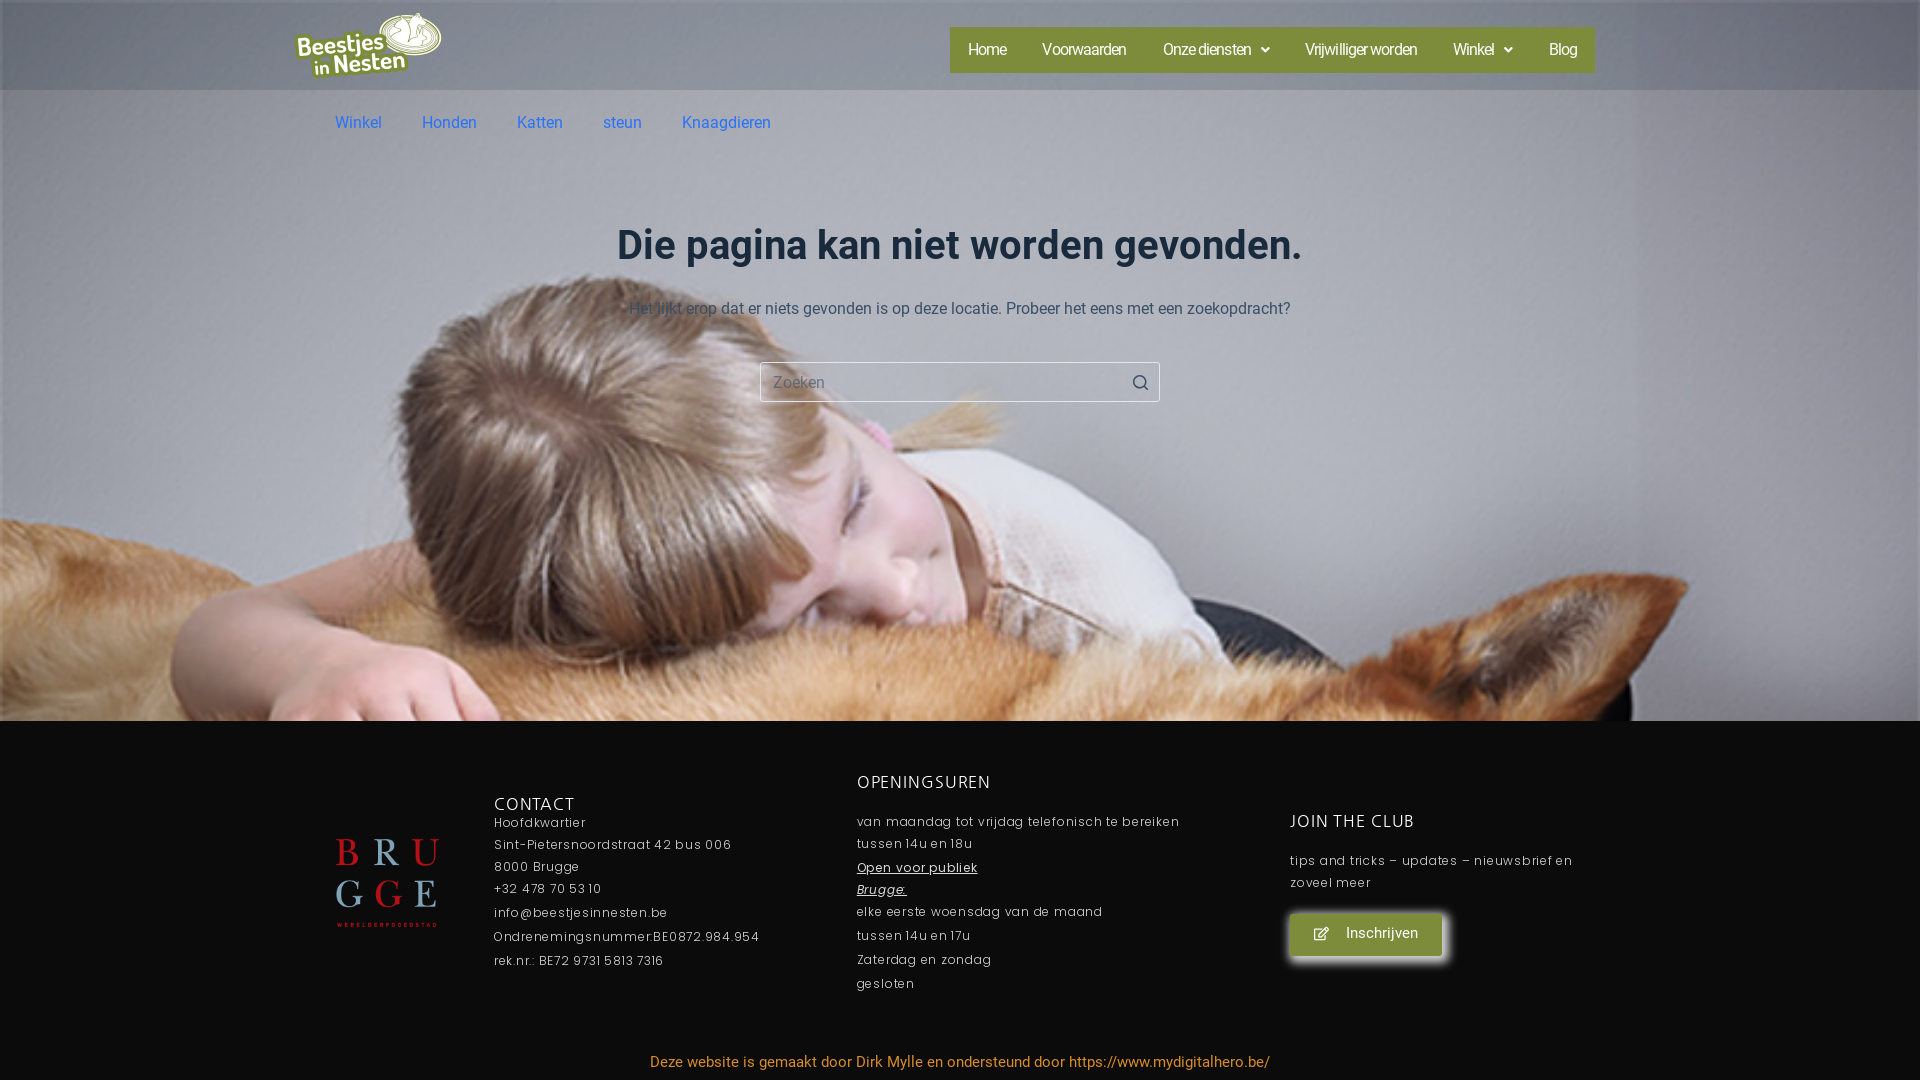 The height and width of the screenshot is (1080, 1920). I want to click on 'Doorgaan naar artikel', so click(19, 10).